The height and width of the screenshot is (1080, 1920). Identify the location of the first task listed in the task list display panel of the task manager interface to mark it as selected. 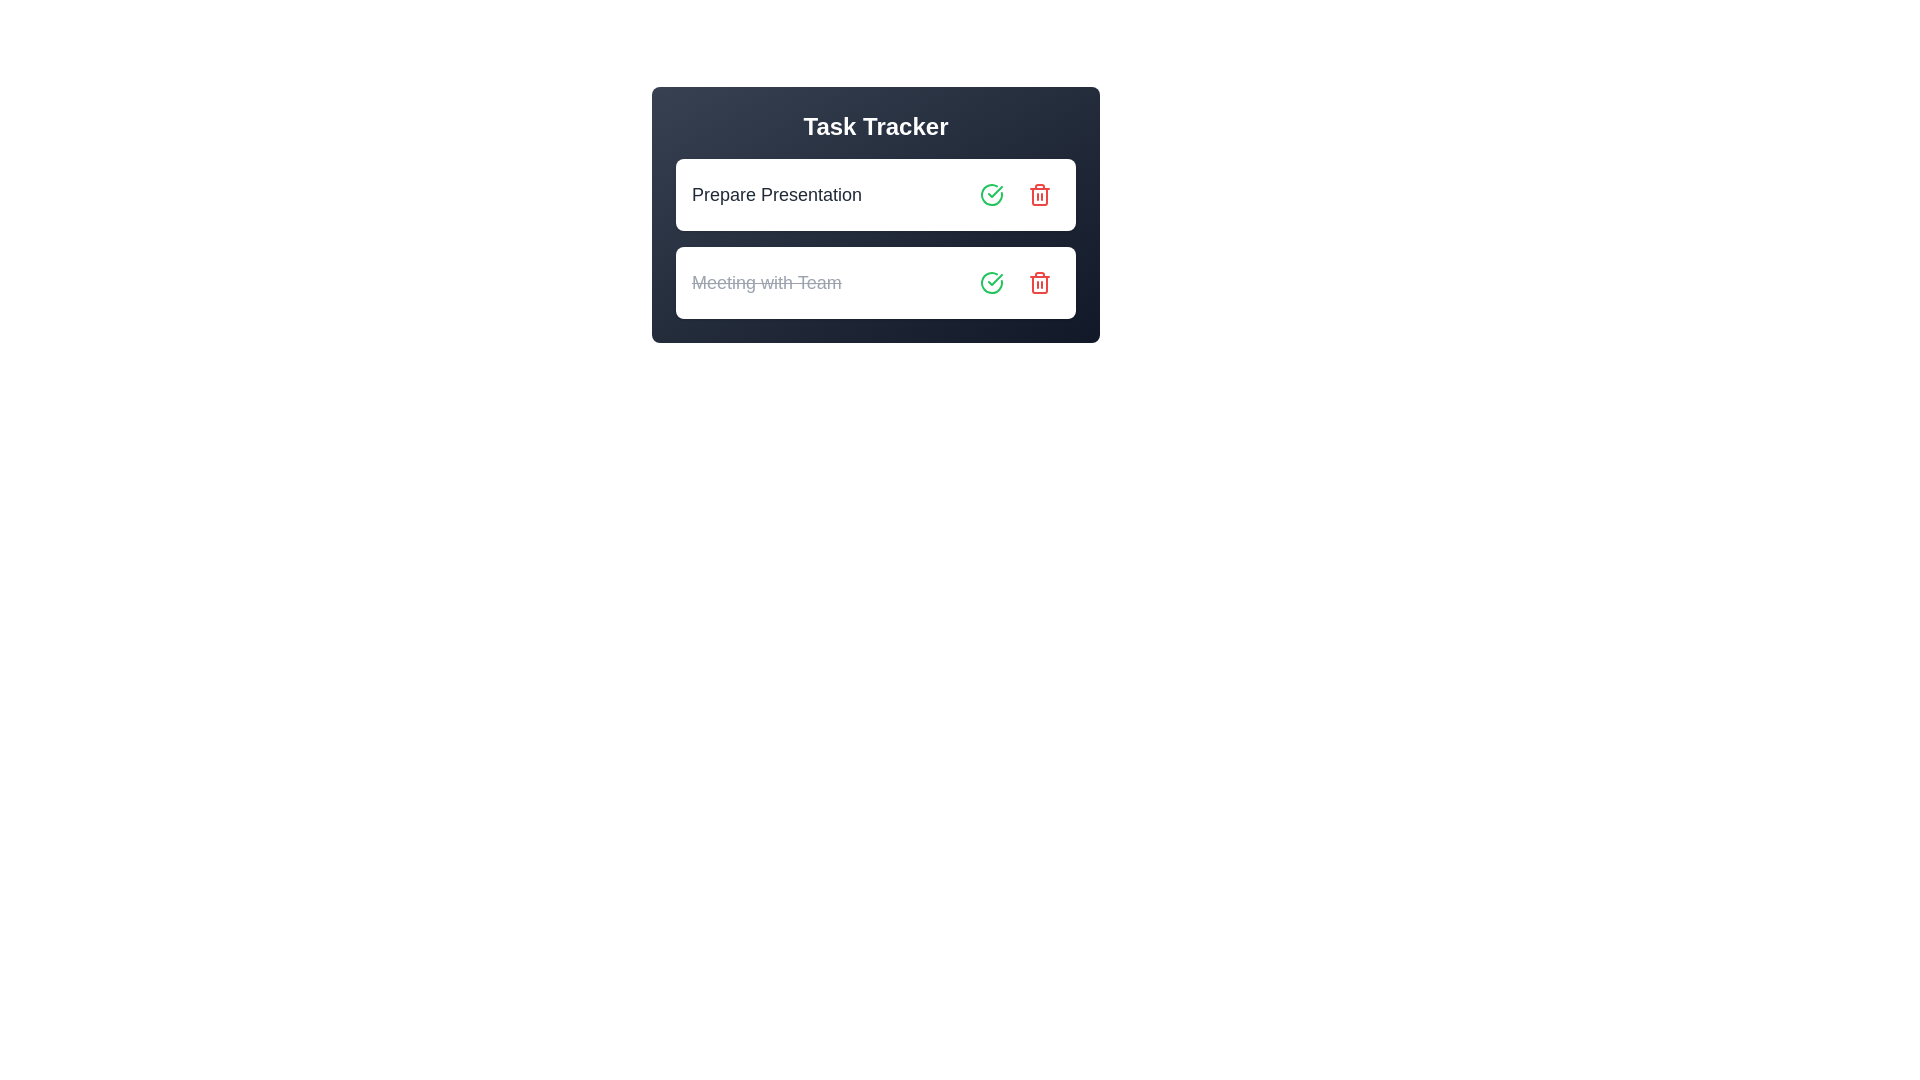
(875, 215).